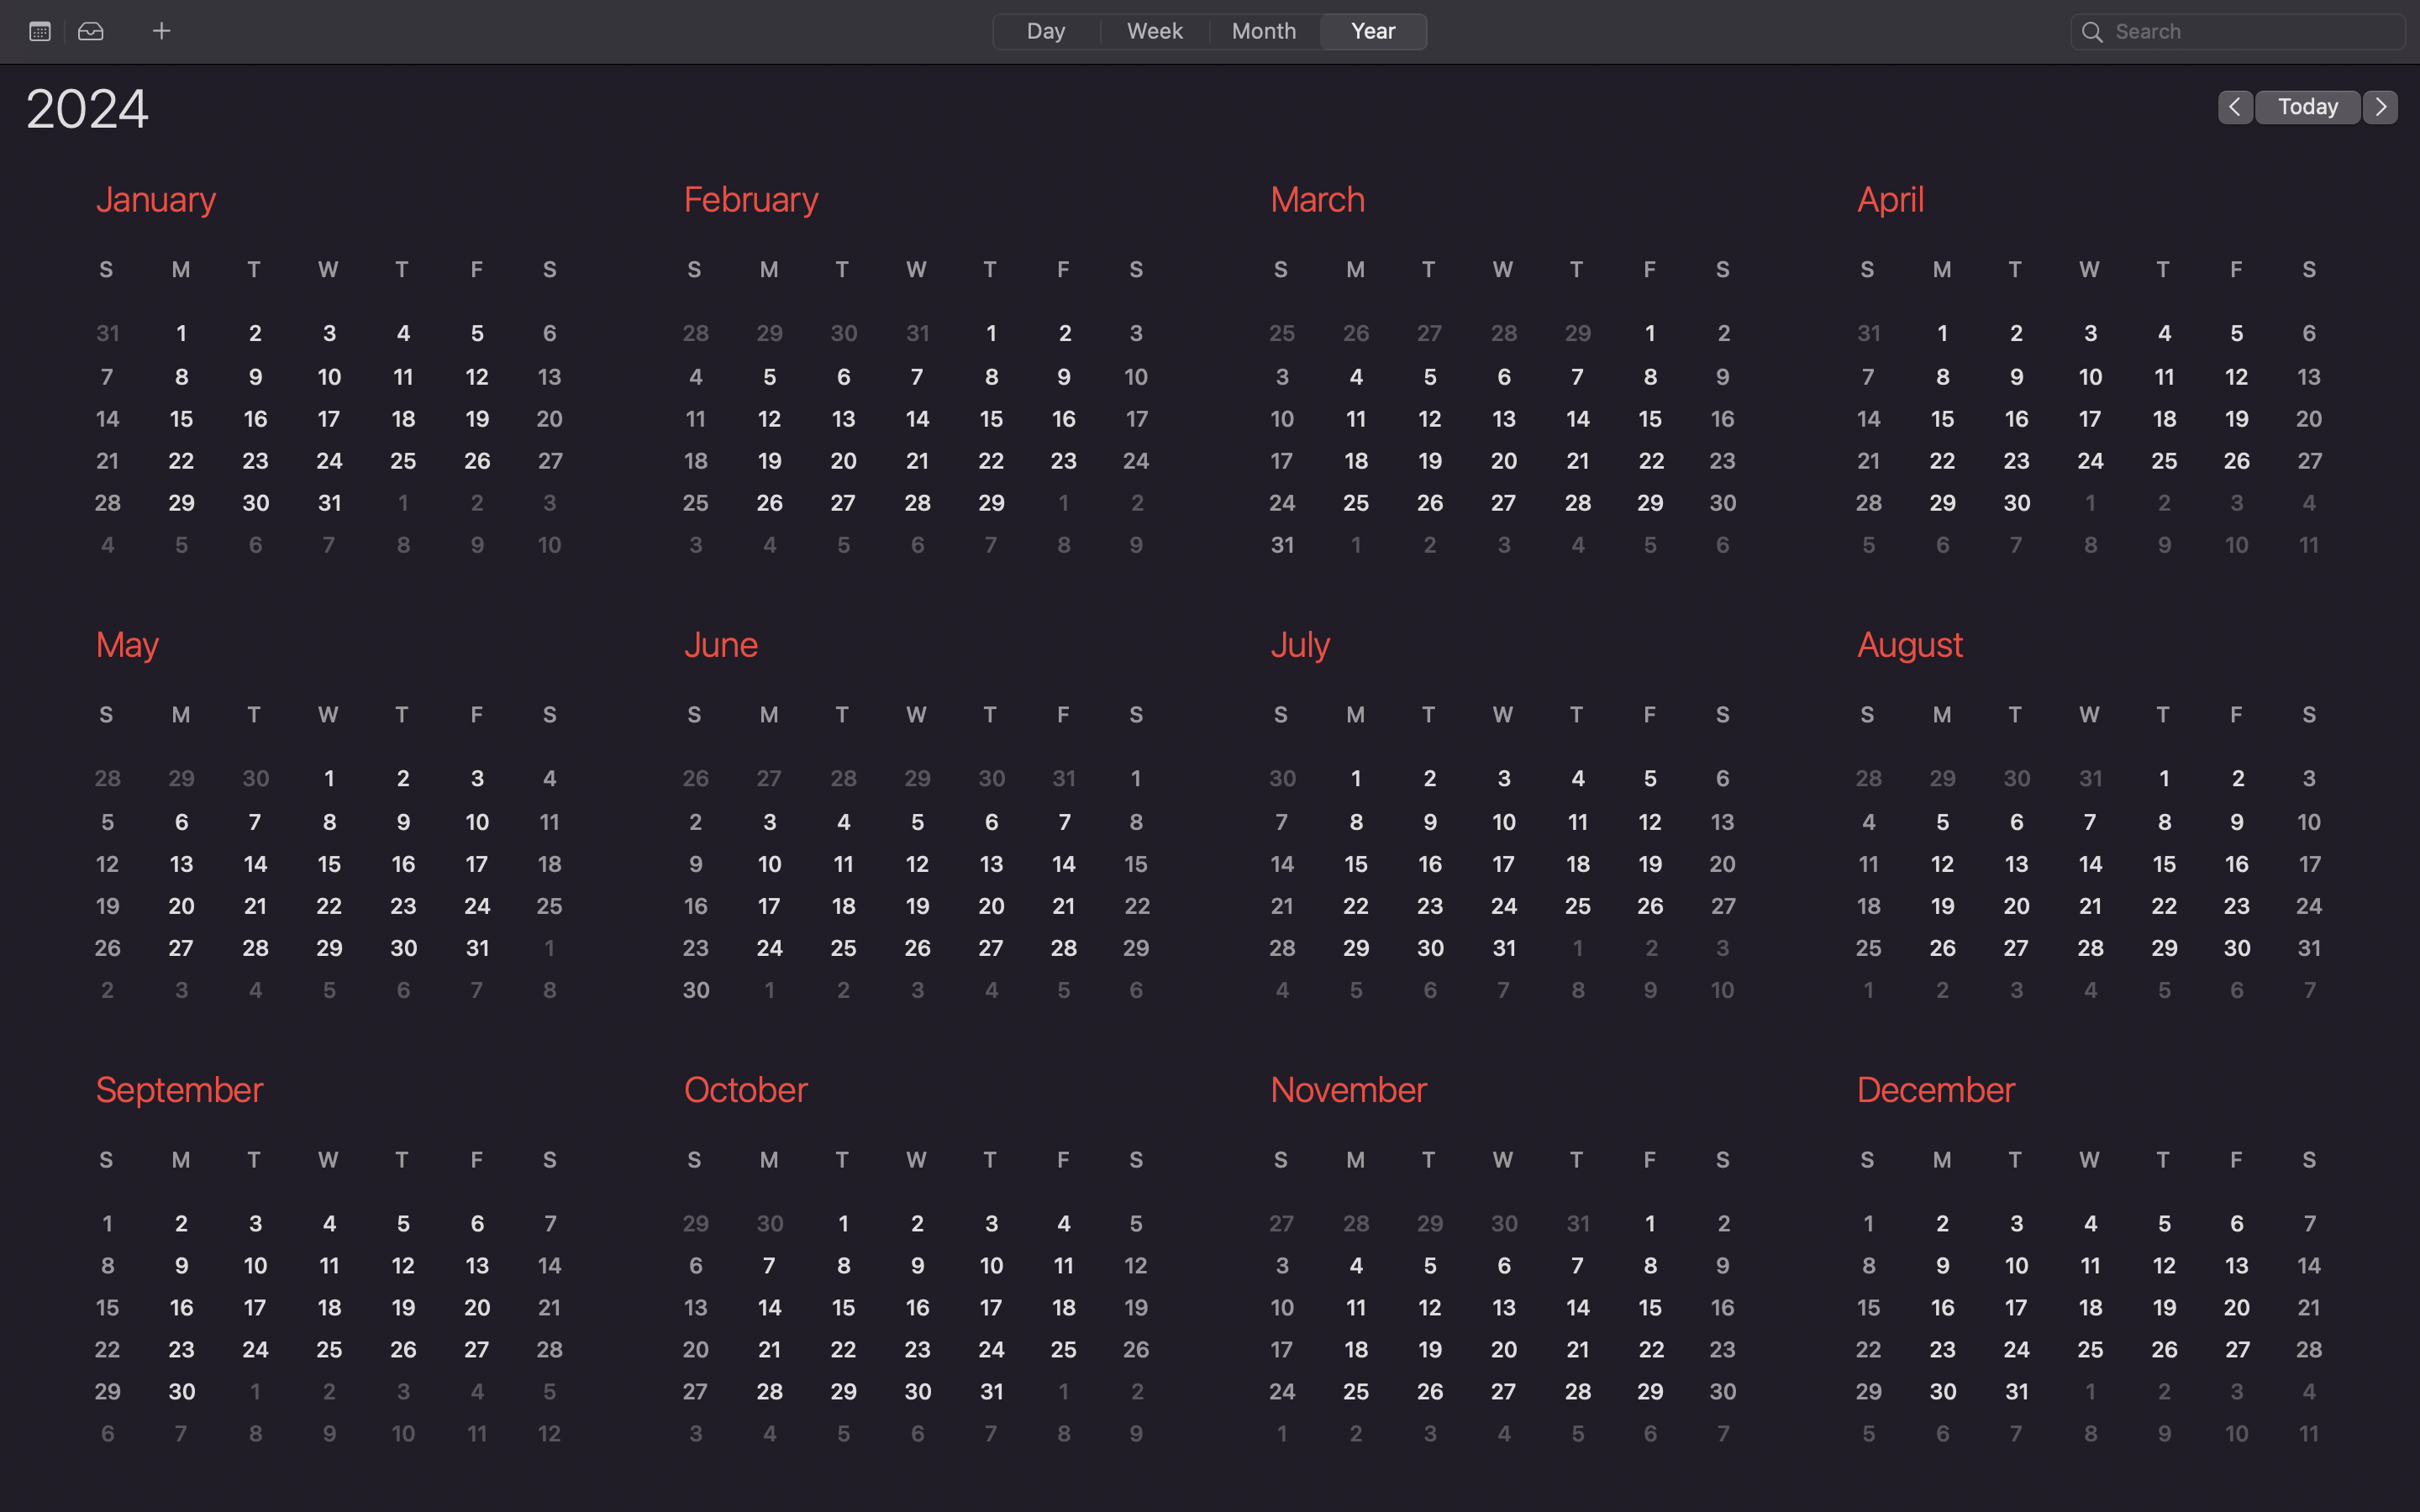  Describe the element at coordinates (2081, 821) in the screenshot. I see `the August calendar to view the events` at that location.